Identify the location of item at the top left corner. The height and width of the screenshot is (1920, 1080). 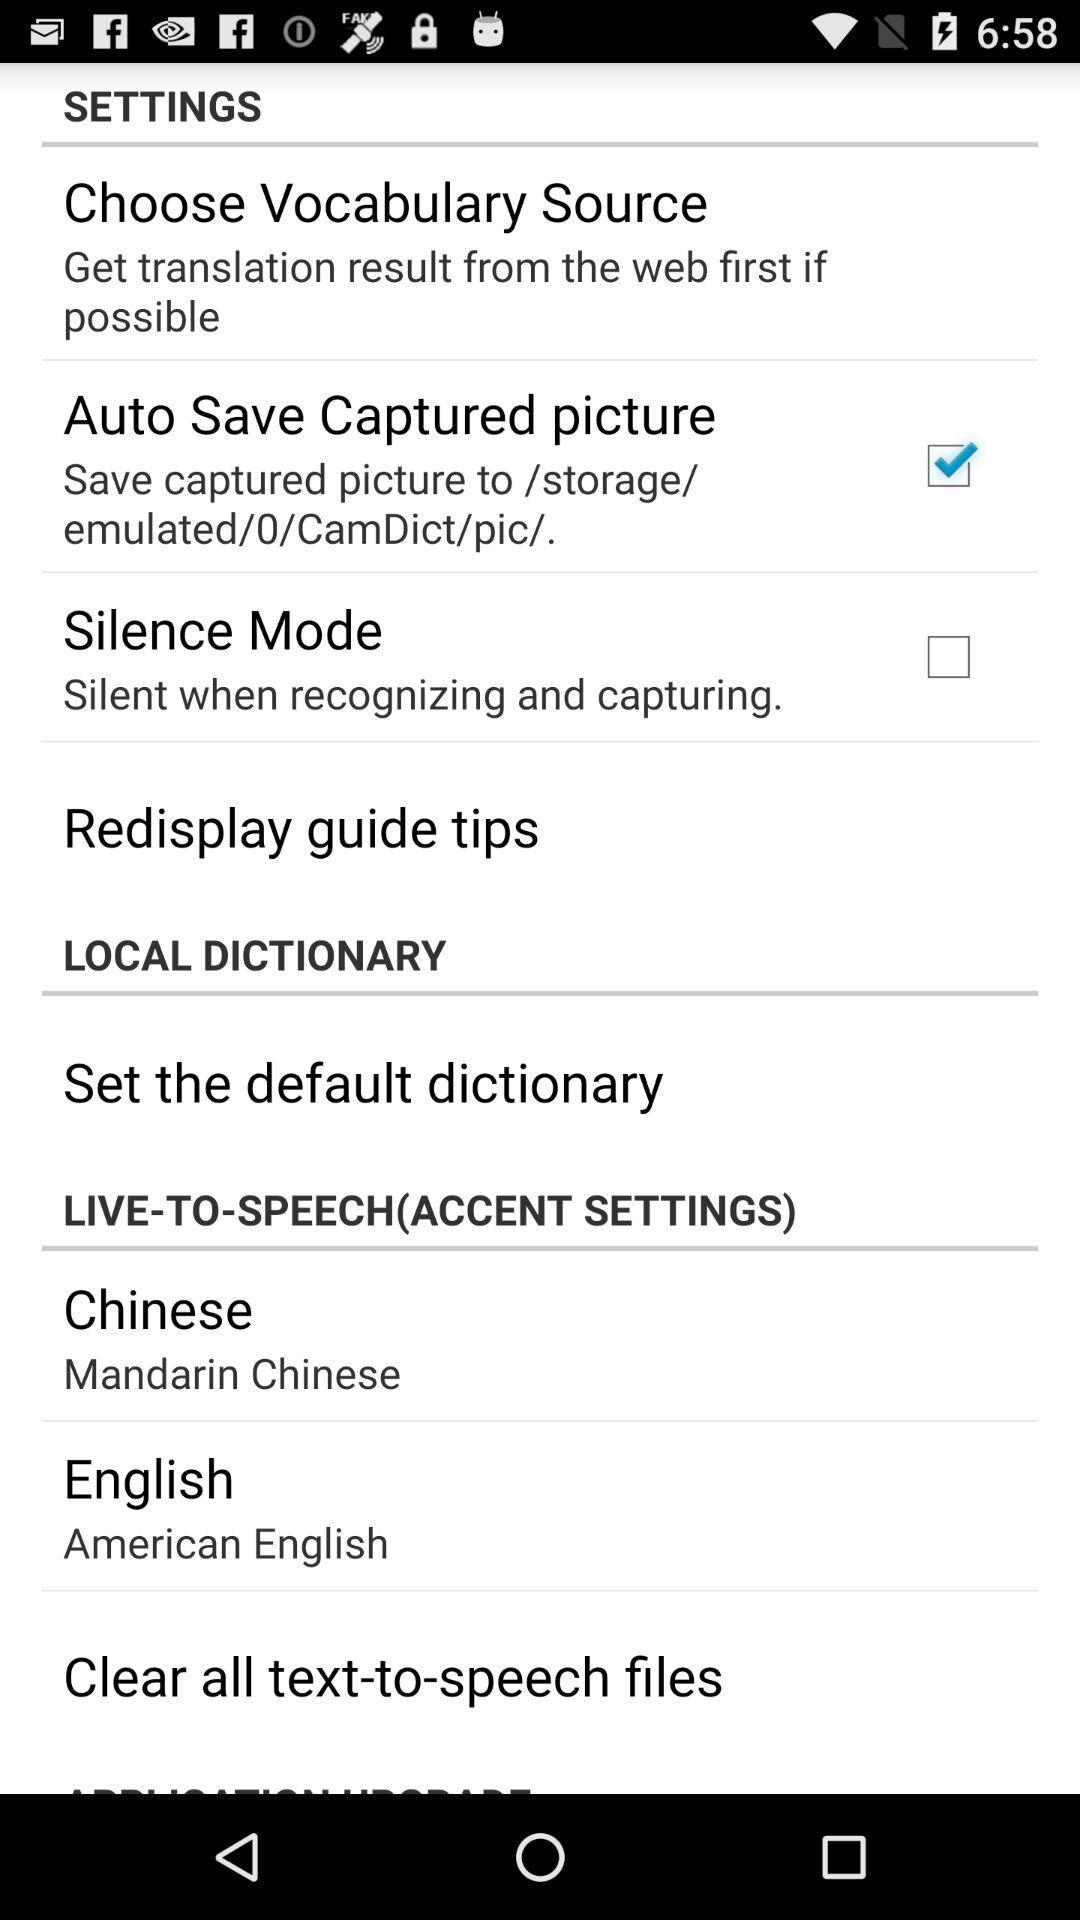
(223, 627).